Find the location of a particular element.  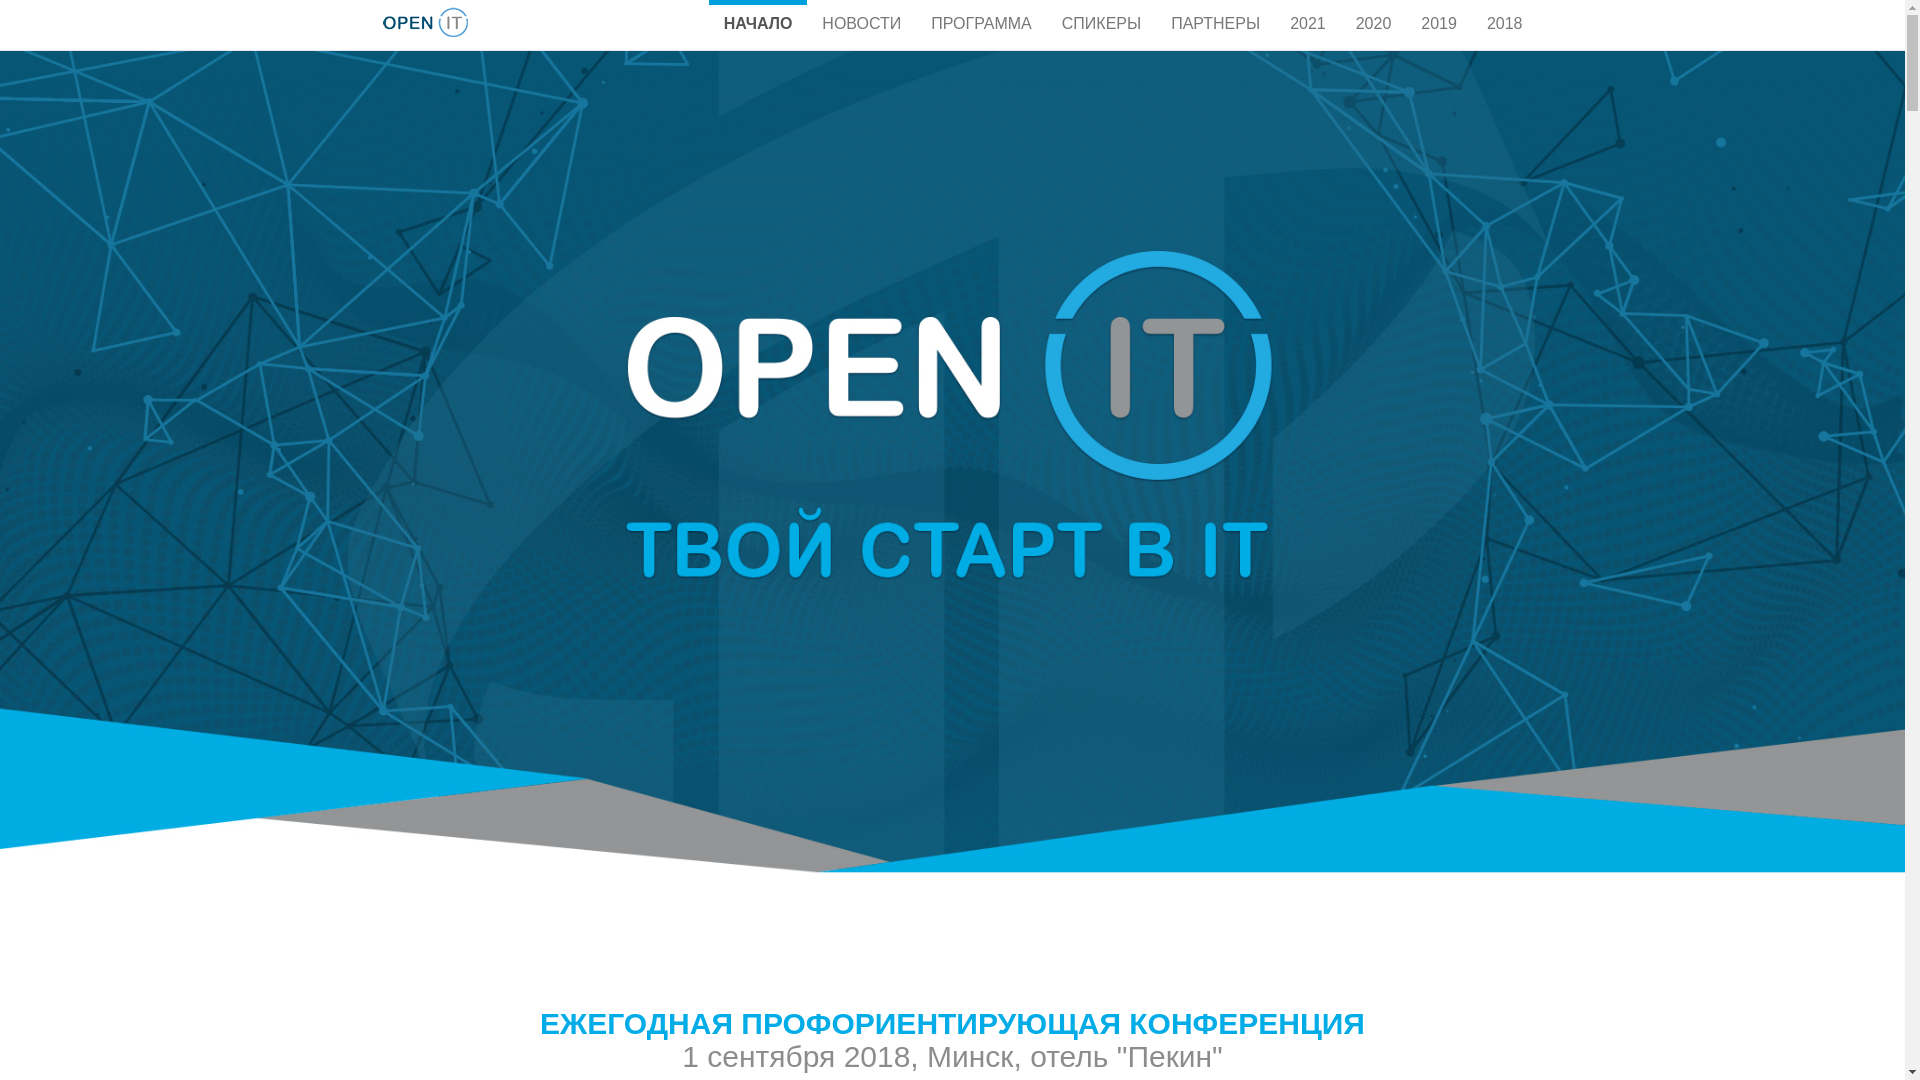

'2021' is located at coordinates (1308, 22).